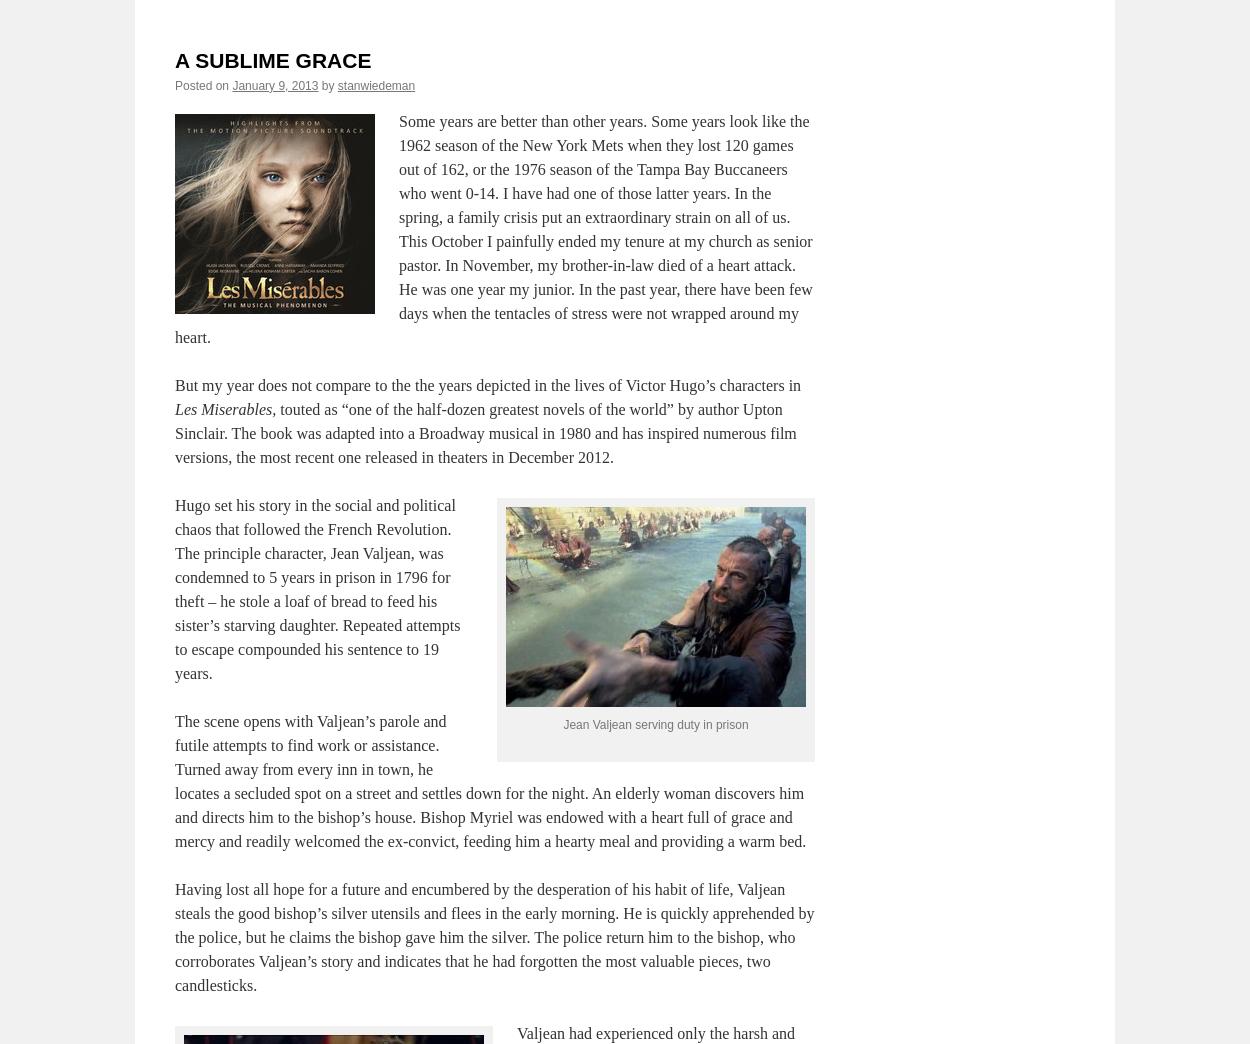 The width and height of the screenshot is (1250, 1044). What do you see at coordinates (175, 384) in the screenshot?
I see `'But my year does not compare to the the years depicted in the lives of Victor Hugo’s characters in'` at bounding box center [175, 384].